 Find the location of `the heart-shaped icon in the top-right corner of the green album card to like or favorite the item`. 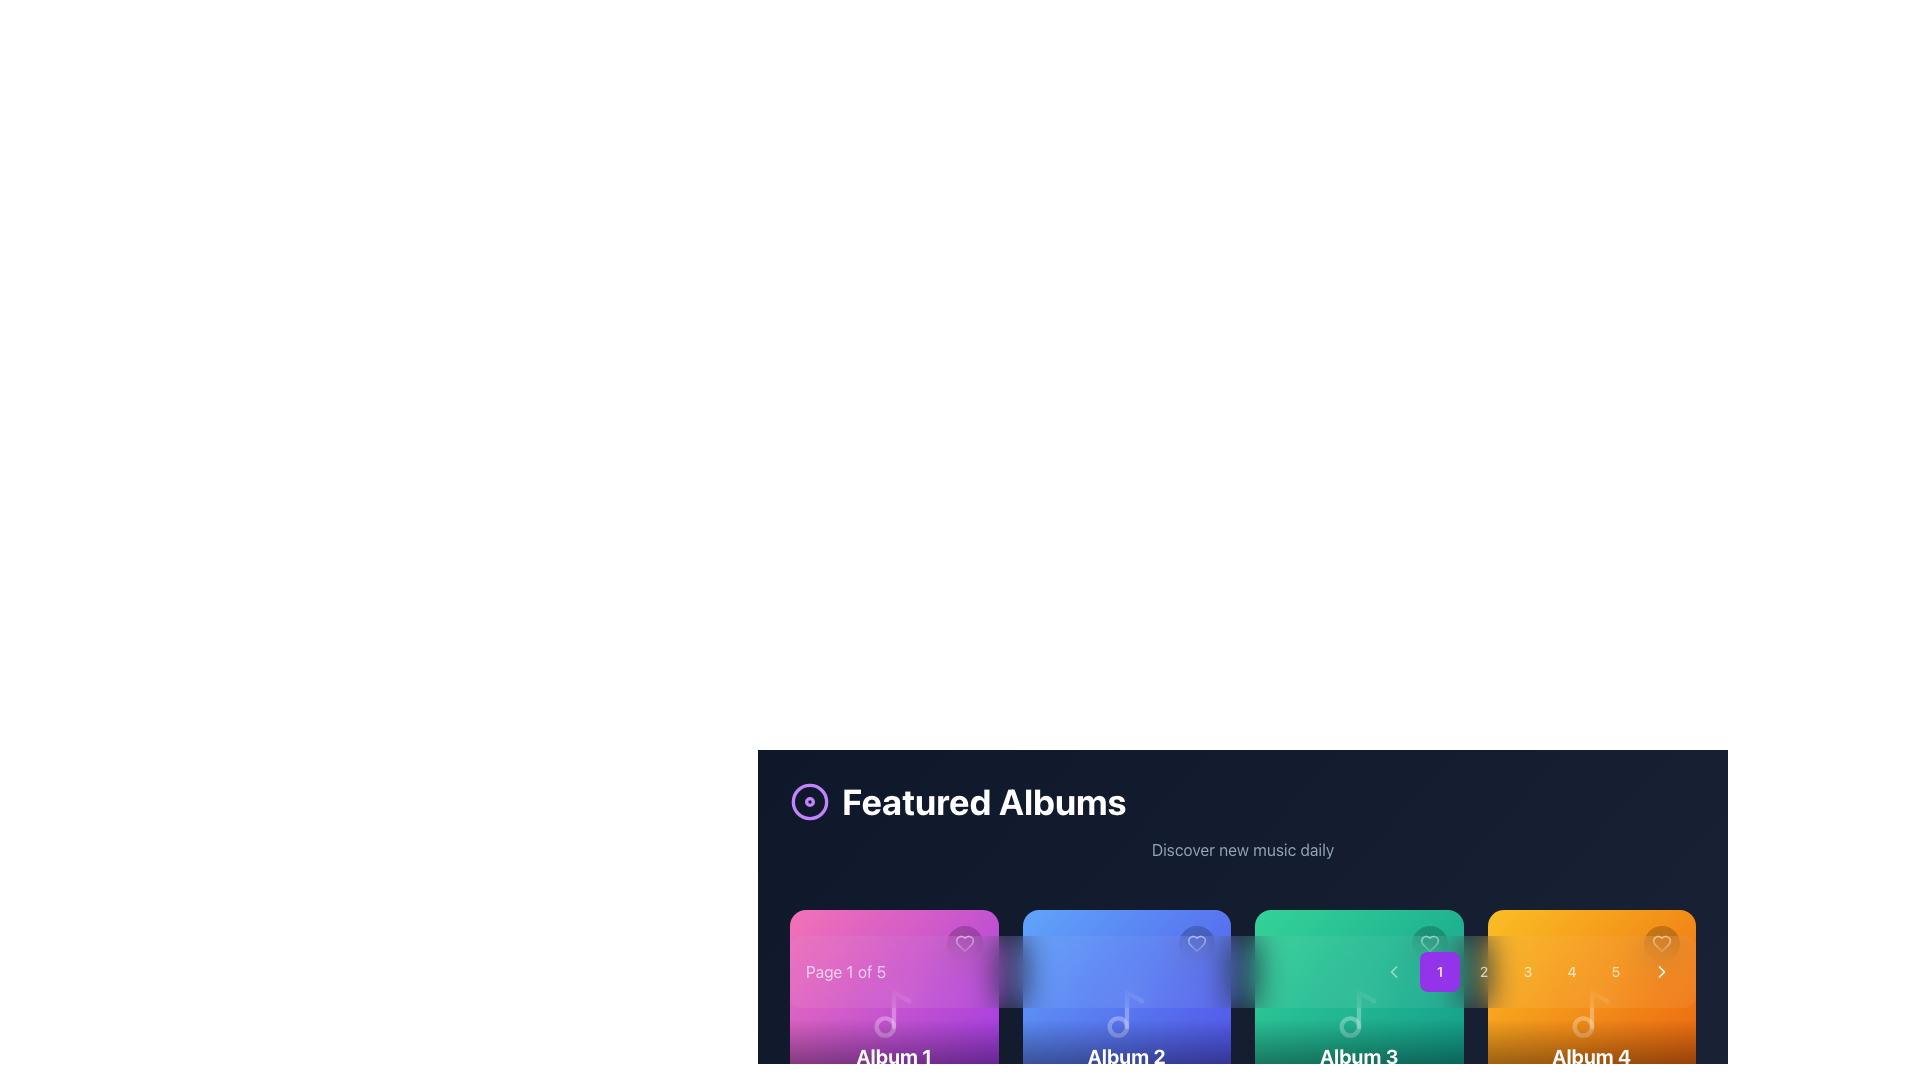

the heart-shaped icon in the top-right corner of the green album card to like or favorite the item is located at coordinates (1428, 944).